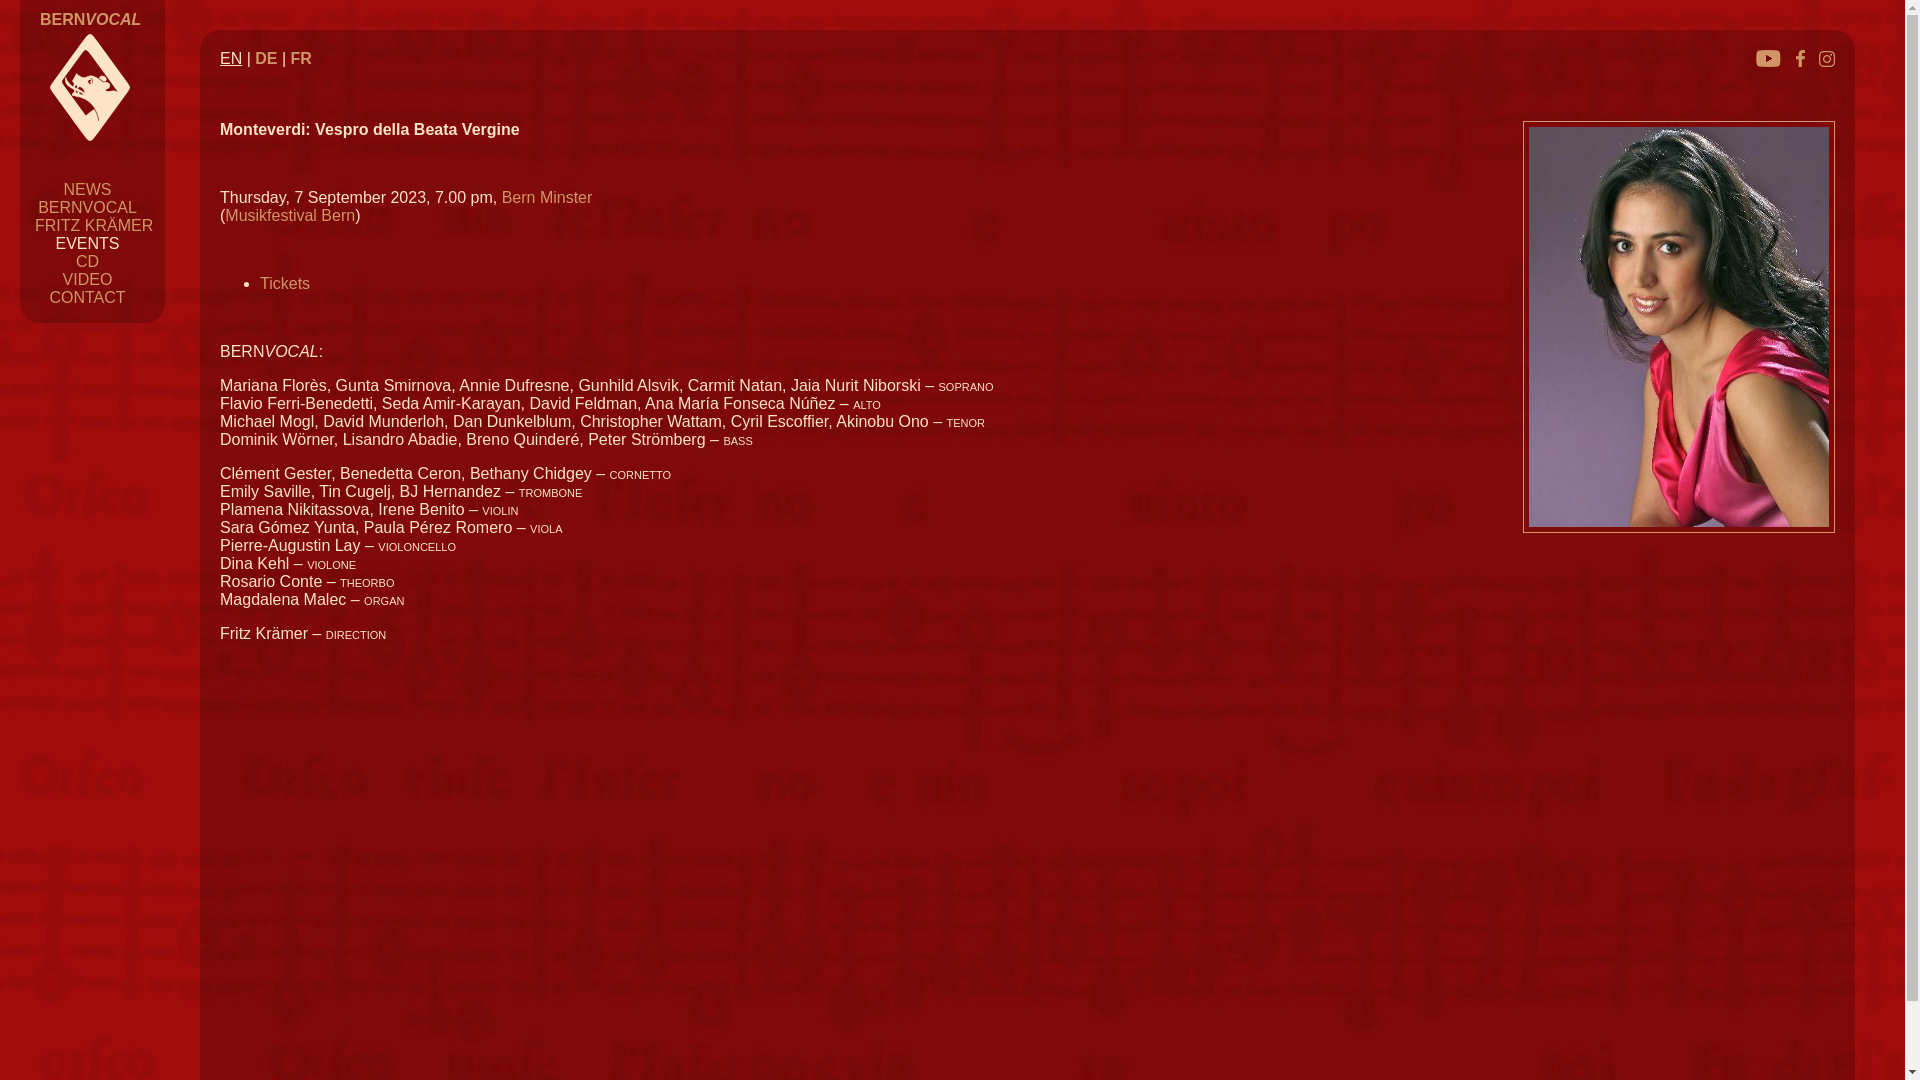 The image size is (1920, 1080). What do you see at coordinates (86, 189) in the screenshot?
I see `'NEWS'` at bounding box center [86, 189].